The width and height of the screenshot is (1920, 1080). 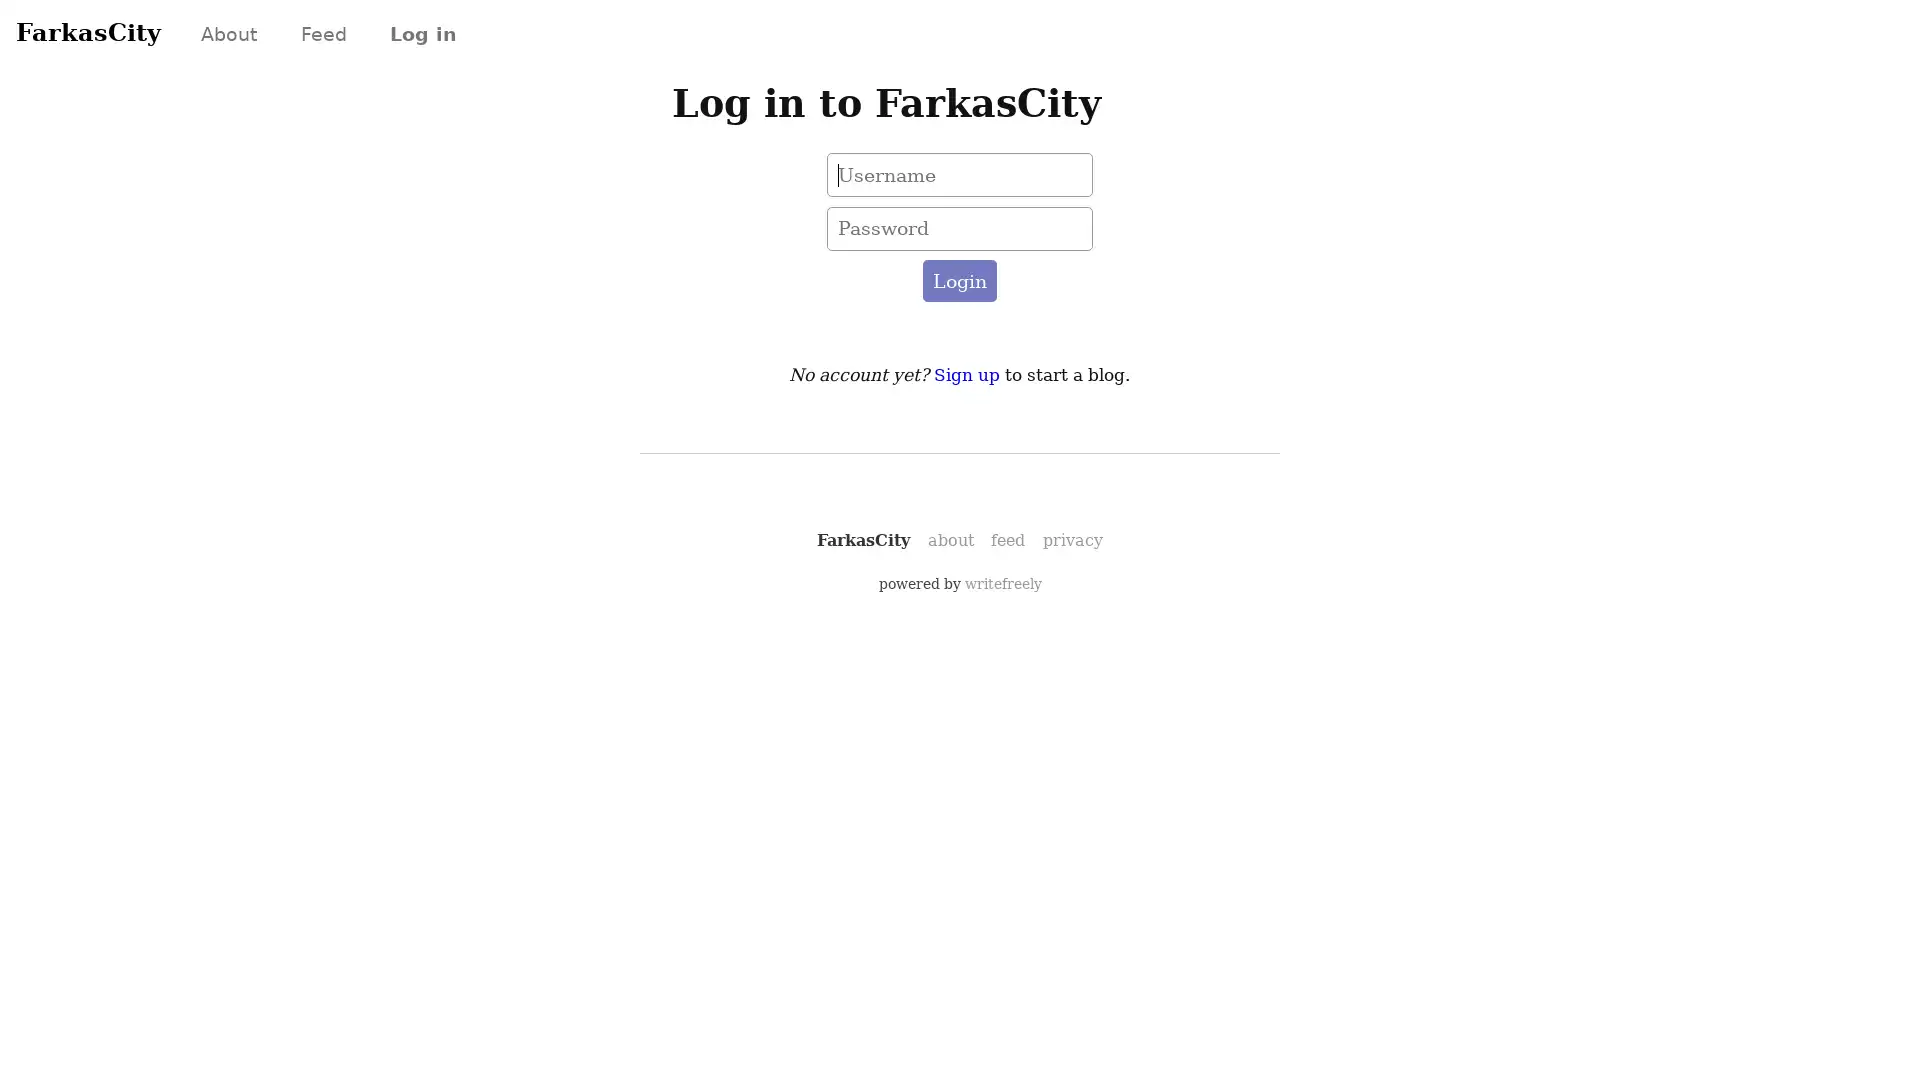 What do you see at coordinates (958, 281) in the screenshot?
I see `Login` at bounding box center [958, 281].